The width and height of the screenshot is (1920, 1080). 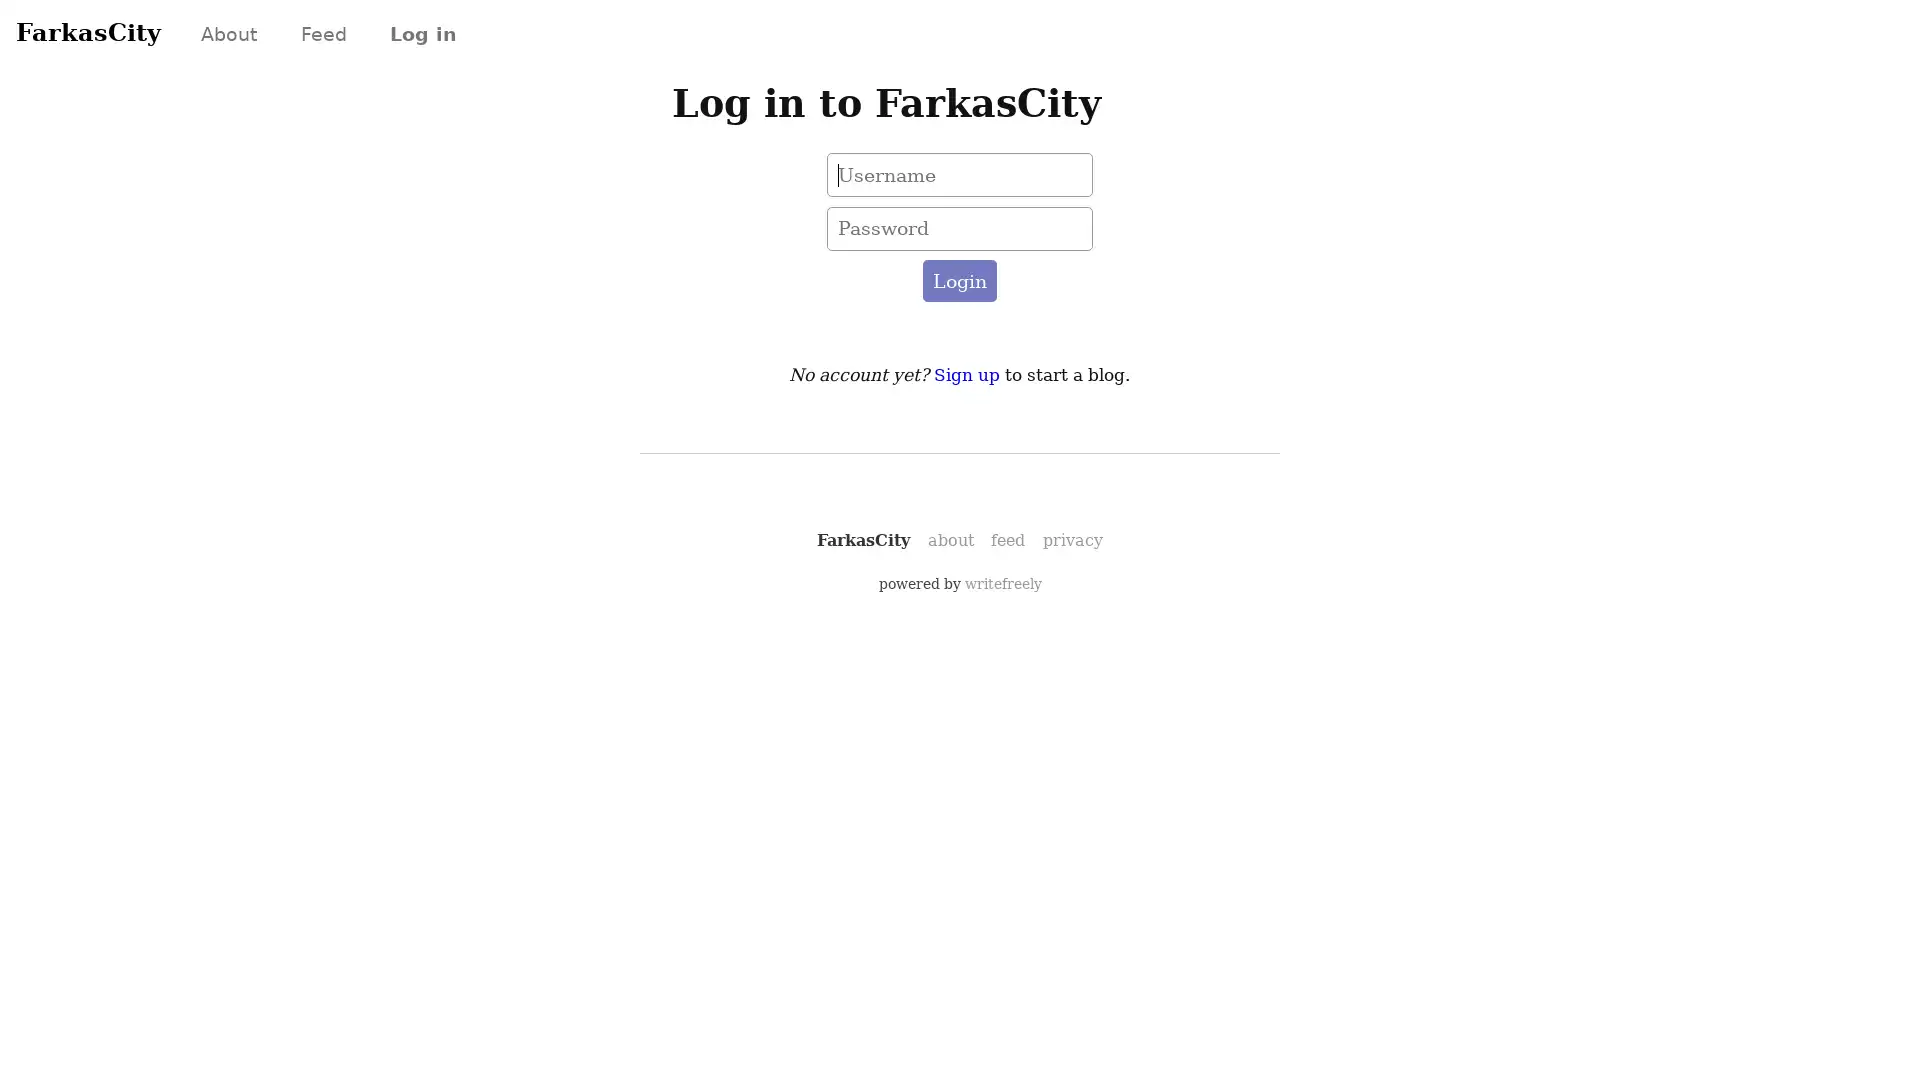 What do you see at coordinates (958, 281) in the screenshot?
I see `Login` at bounding box center [958, 281].